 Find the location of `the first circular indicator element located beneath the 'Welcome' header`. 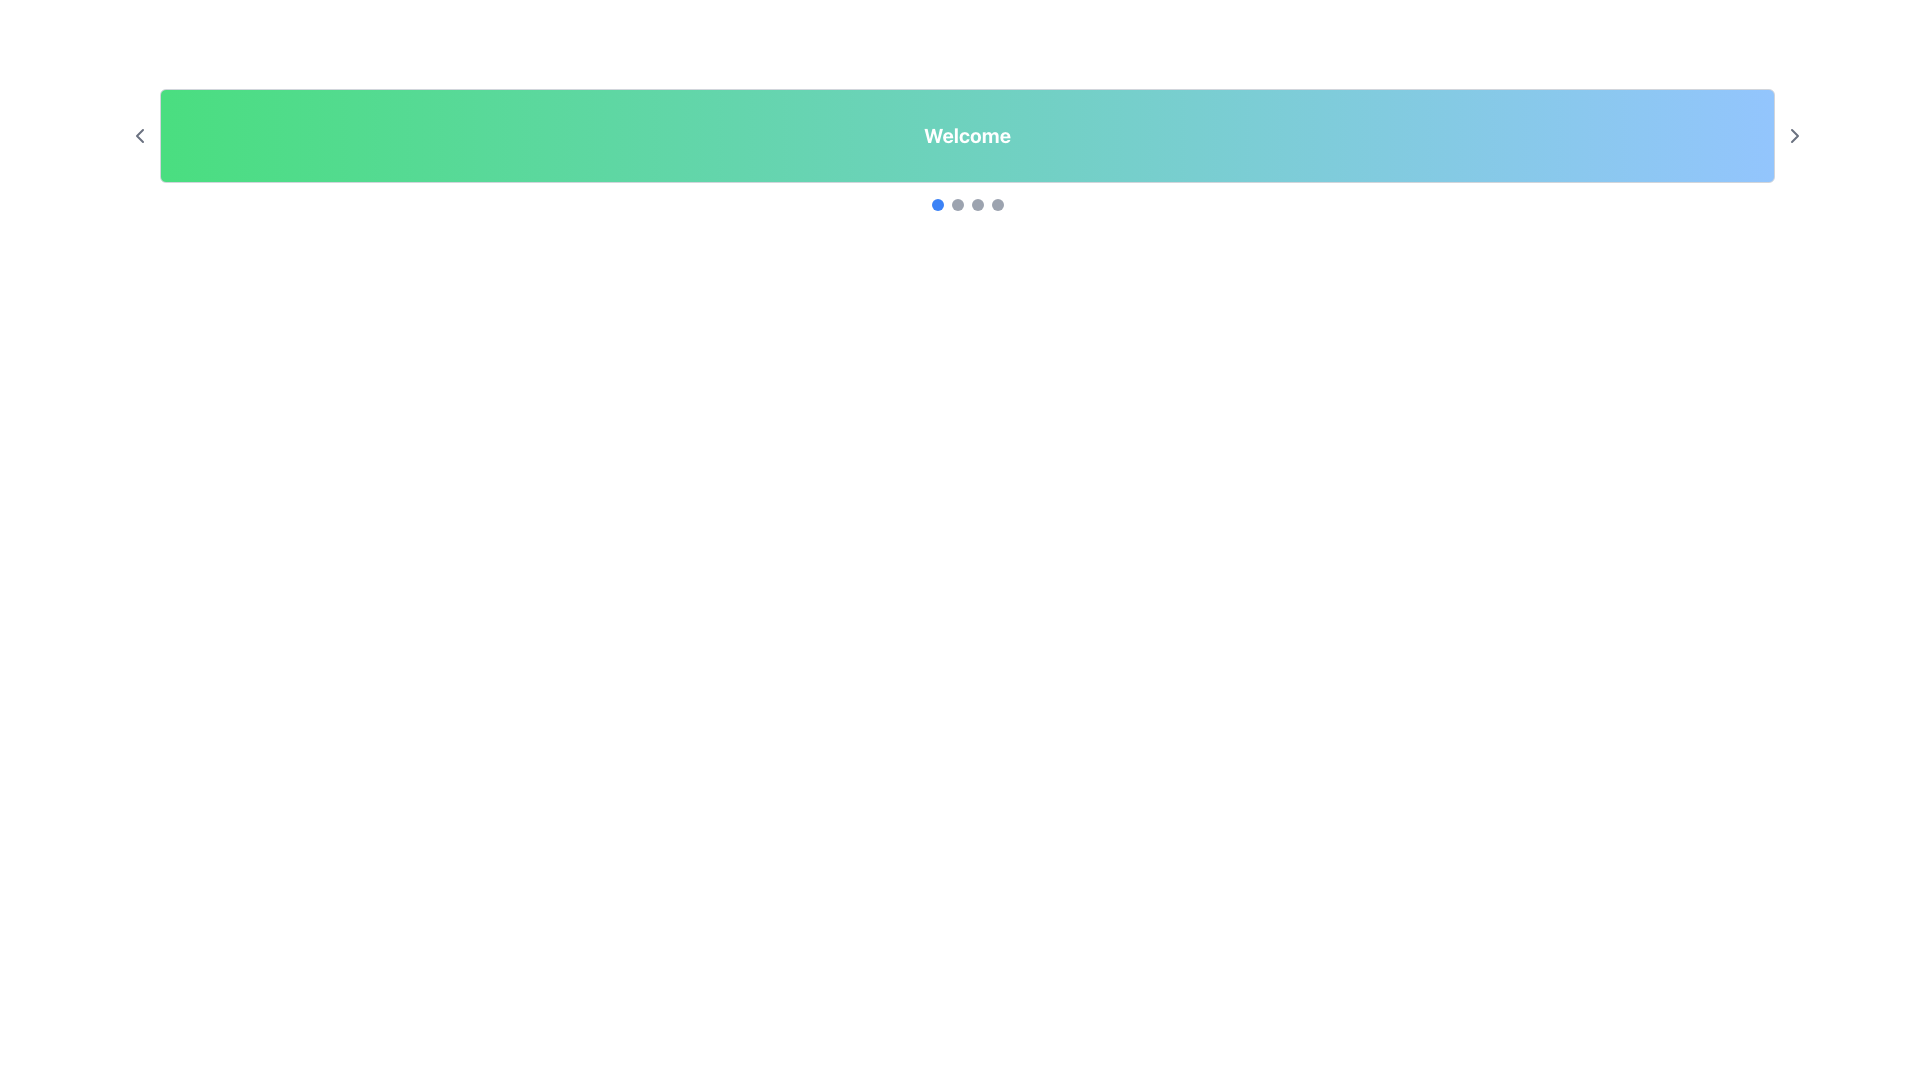

the first circular indicator element located beneath the 'Welcome' header is located at coordinates (936, 204).